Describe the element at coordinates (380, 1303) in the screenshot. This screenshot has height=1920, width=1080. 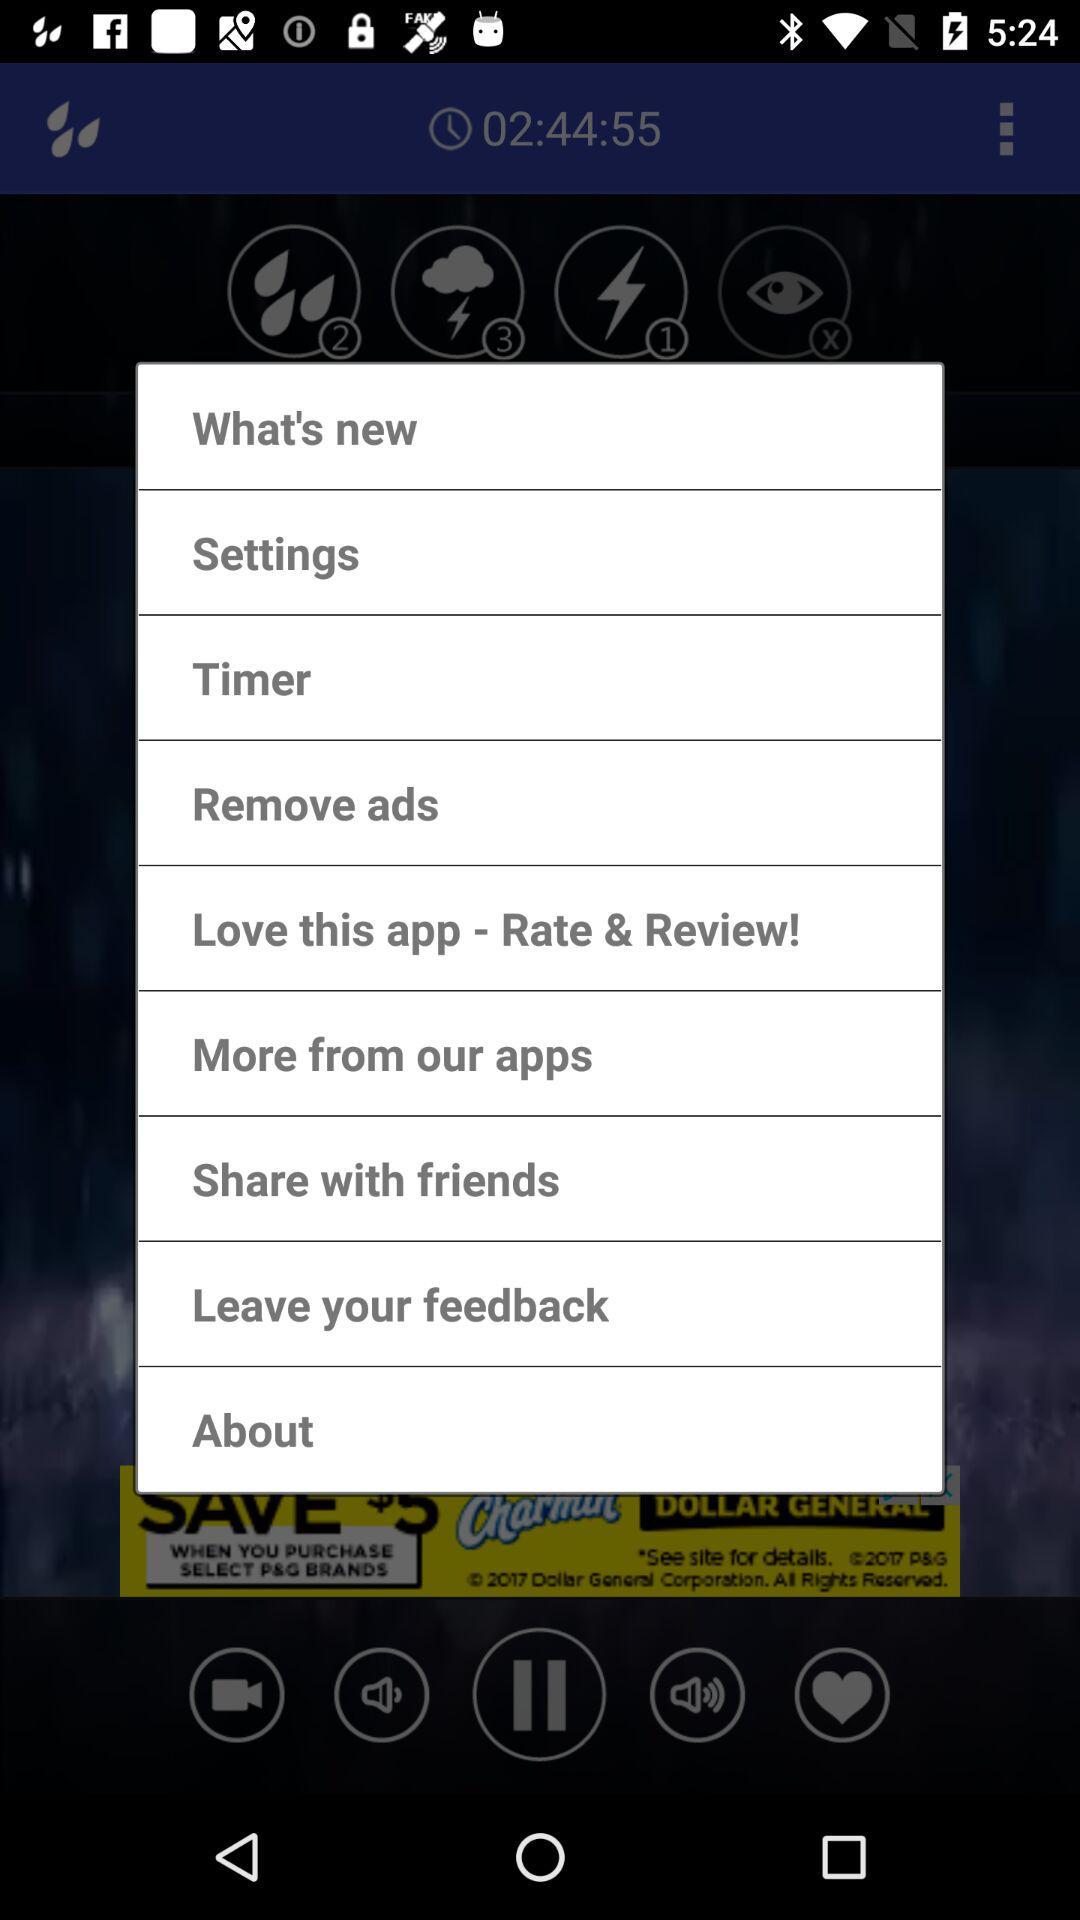
I see `the leave your feedback item` at that location.